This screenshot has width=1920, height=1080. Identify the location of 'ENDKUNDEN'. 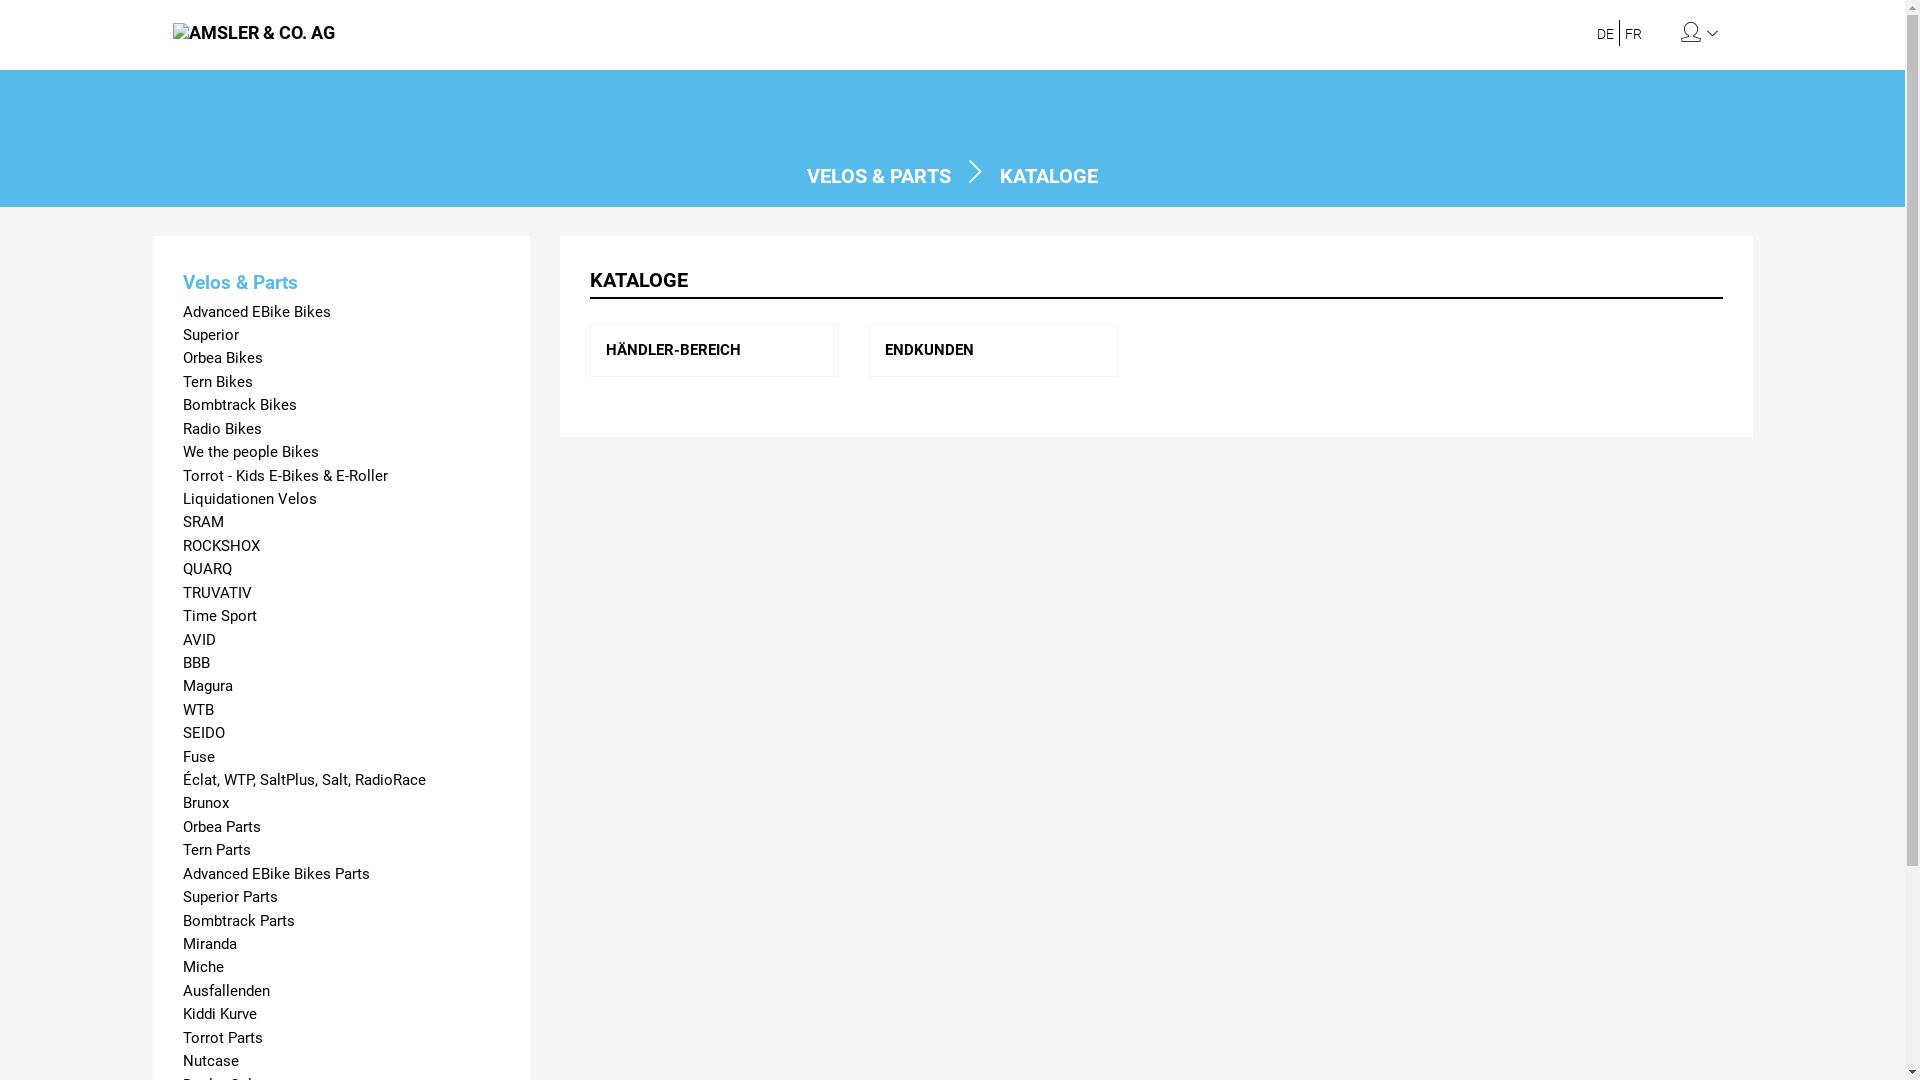
(928, 349).